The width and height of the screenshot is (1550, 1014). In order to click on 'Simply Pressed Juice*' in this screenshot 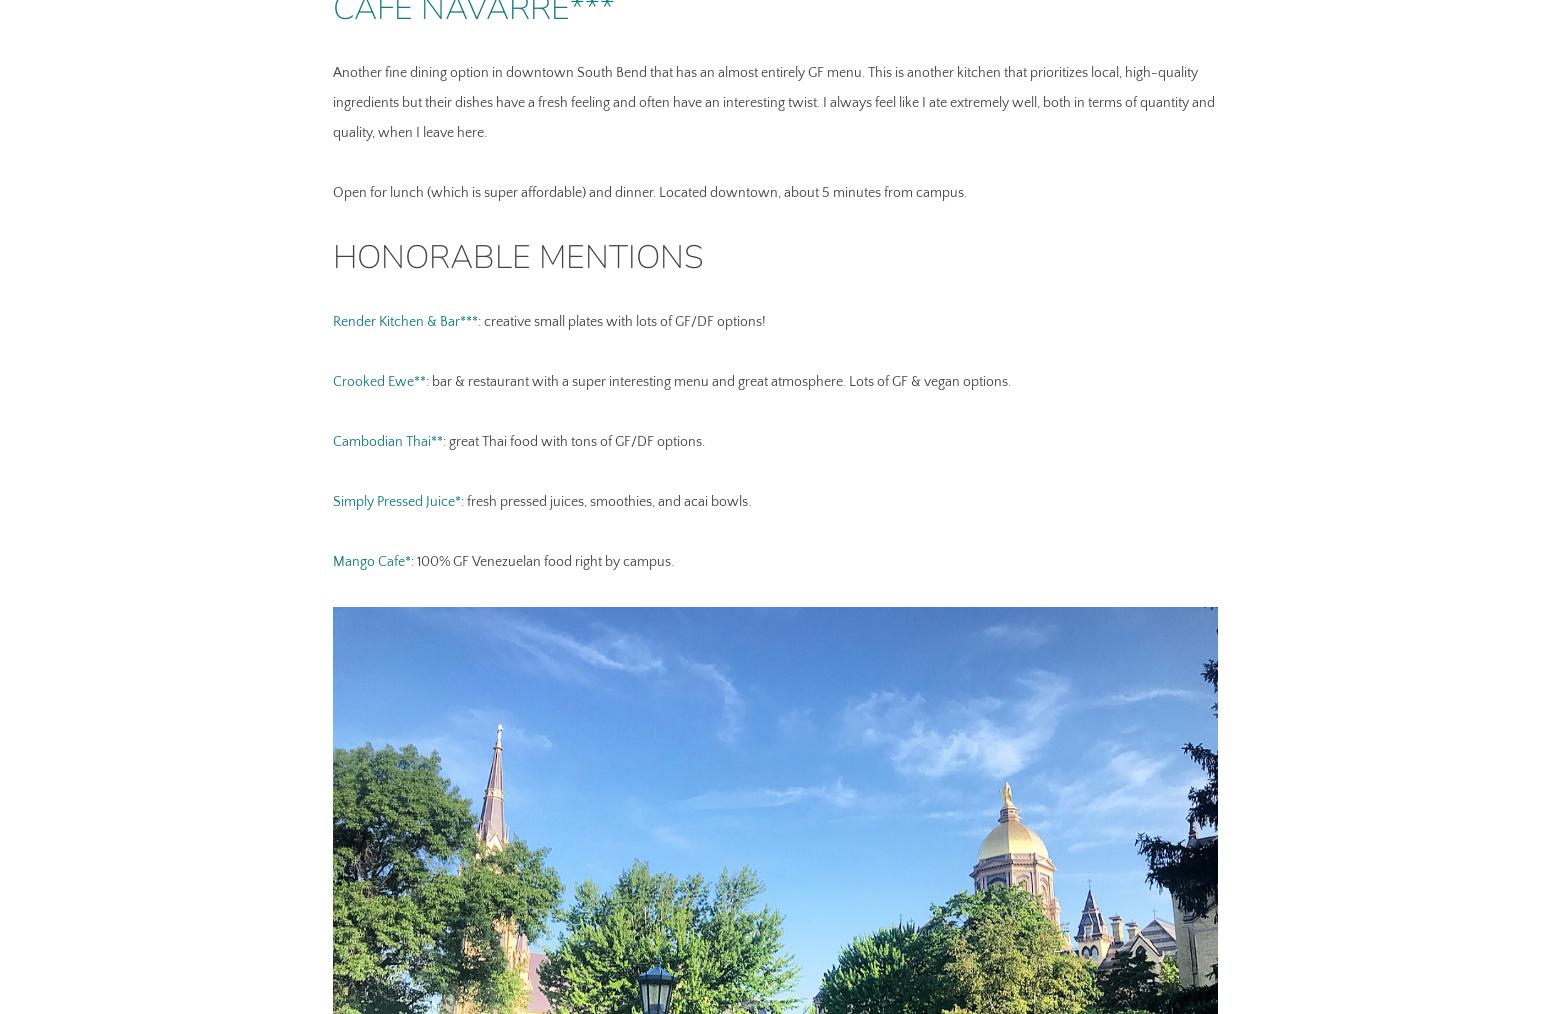, I will do `click(331, 501)`.